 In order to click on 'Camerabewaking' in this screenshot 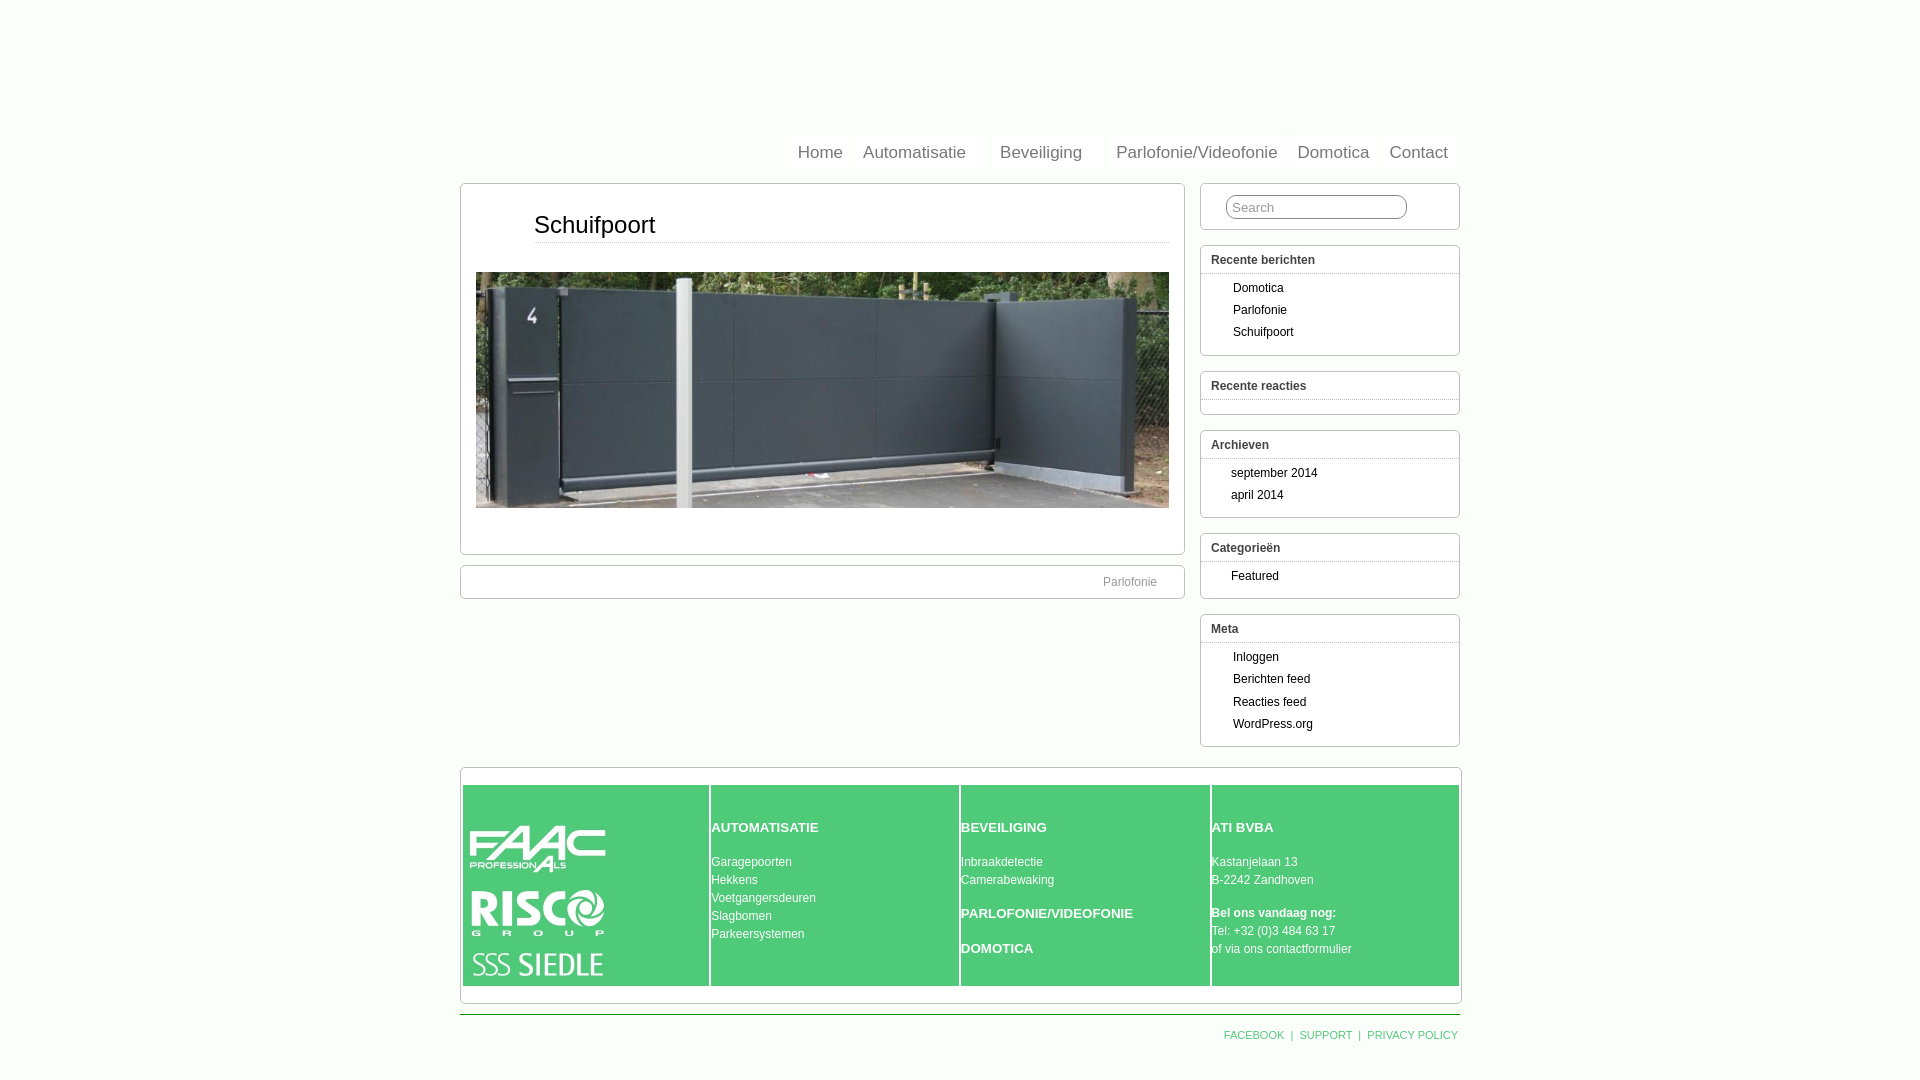, I will do `click(960, 878)`.